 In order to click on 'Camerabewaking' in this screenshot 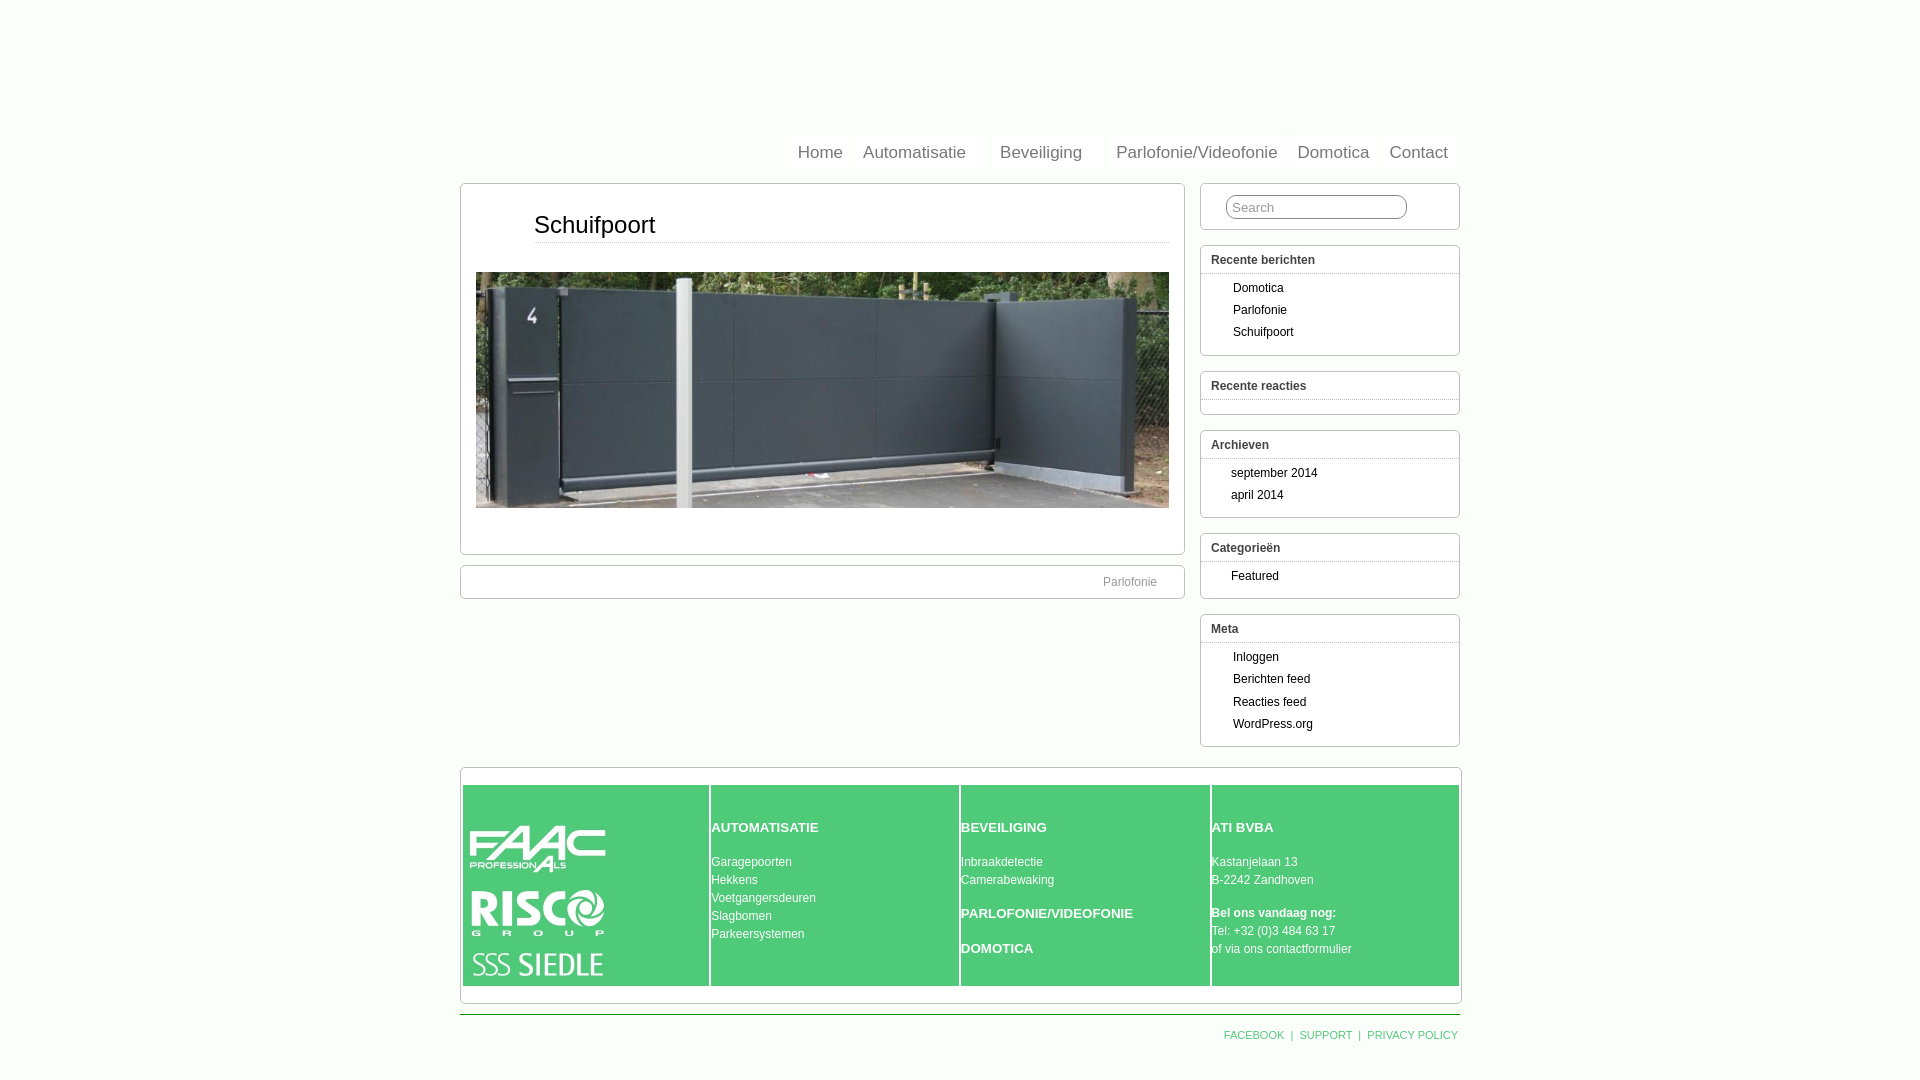, I will do `click(960, 878)`.